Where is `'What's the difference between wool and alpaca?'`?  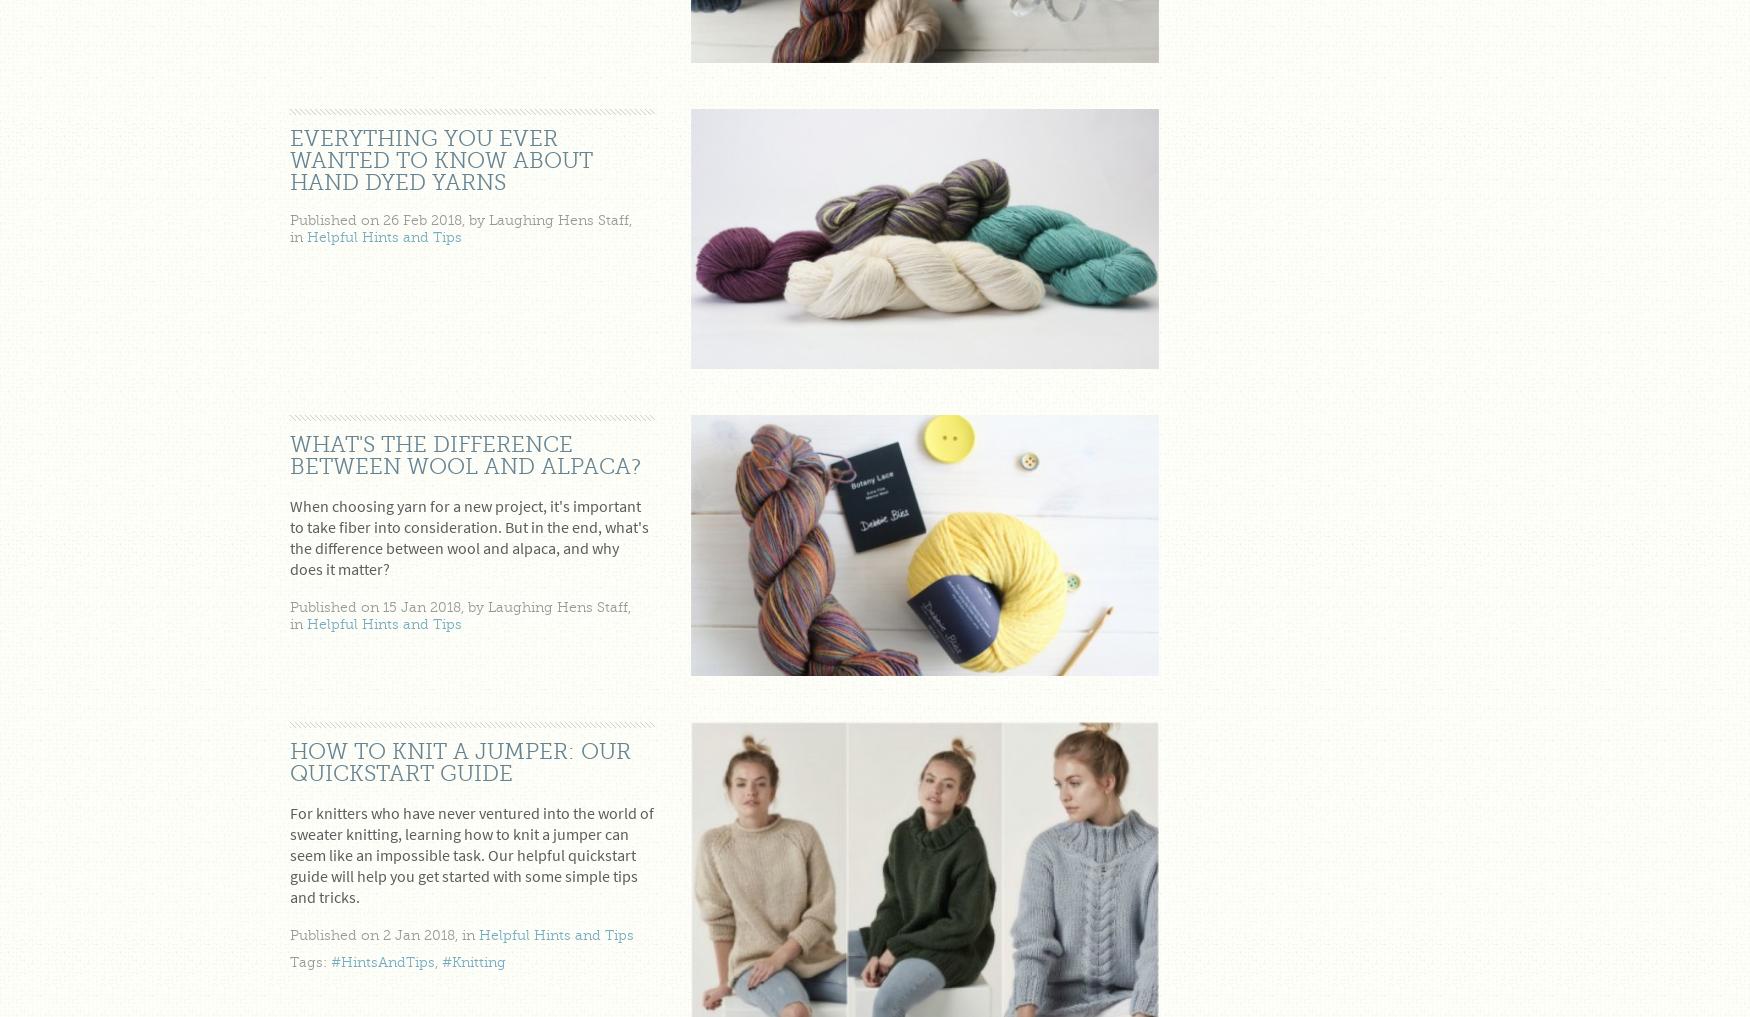
'What's the difference between wool and alpaca?' is located at coordinates (465, 453).